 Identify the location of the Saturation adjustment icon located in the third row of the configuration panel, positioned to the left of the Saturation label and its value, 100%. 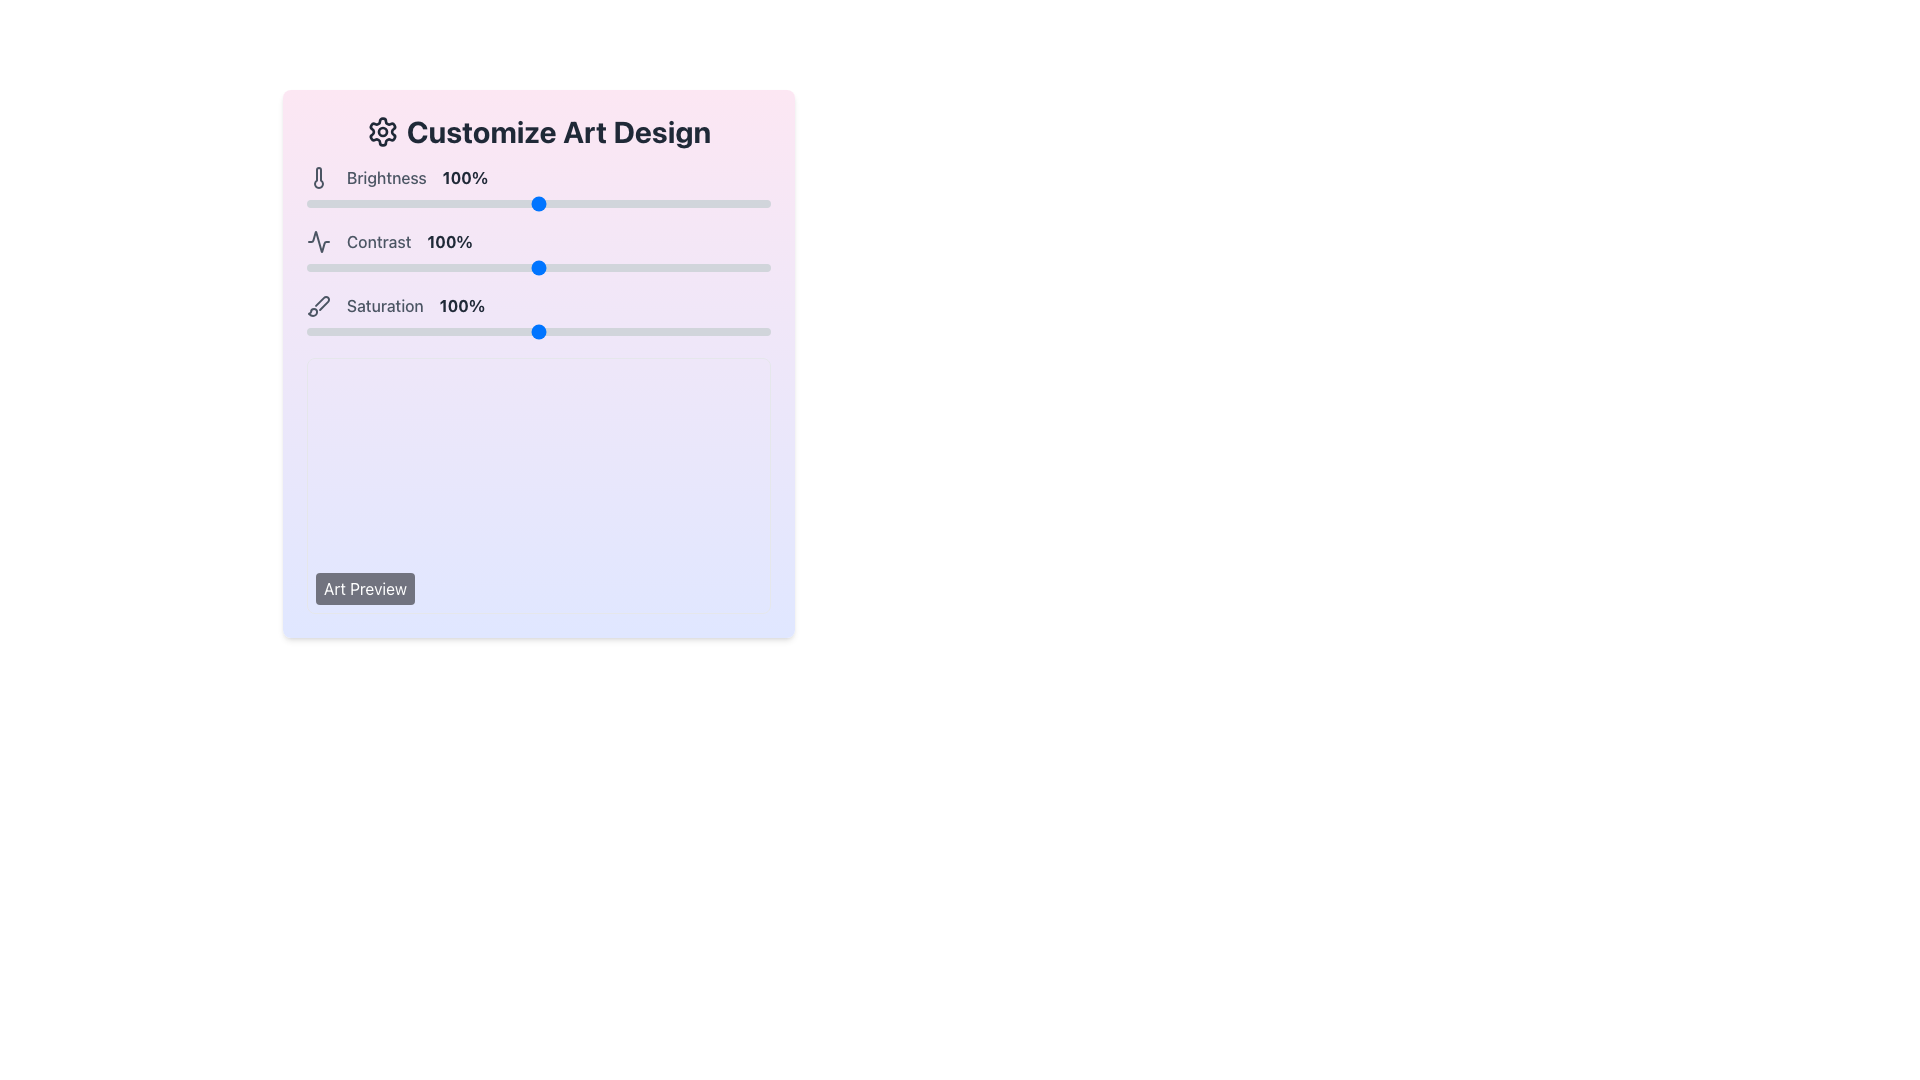
(317, 305).